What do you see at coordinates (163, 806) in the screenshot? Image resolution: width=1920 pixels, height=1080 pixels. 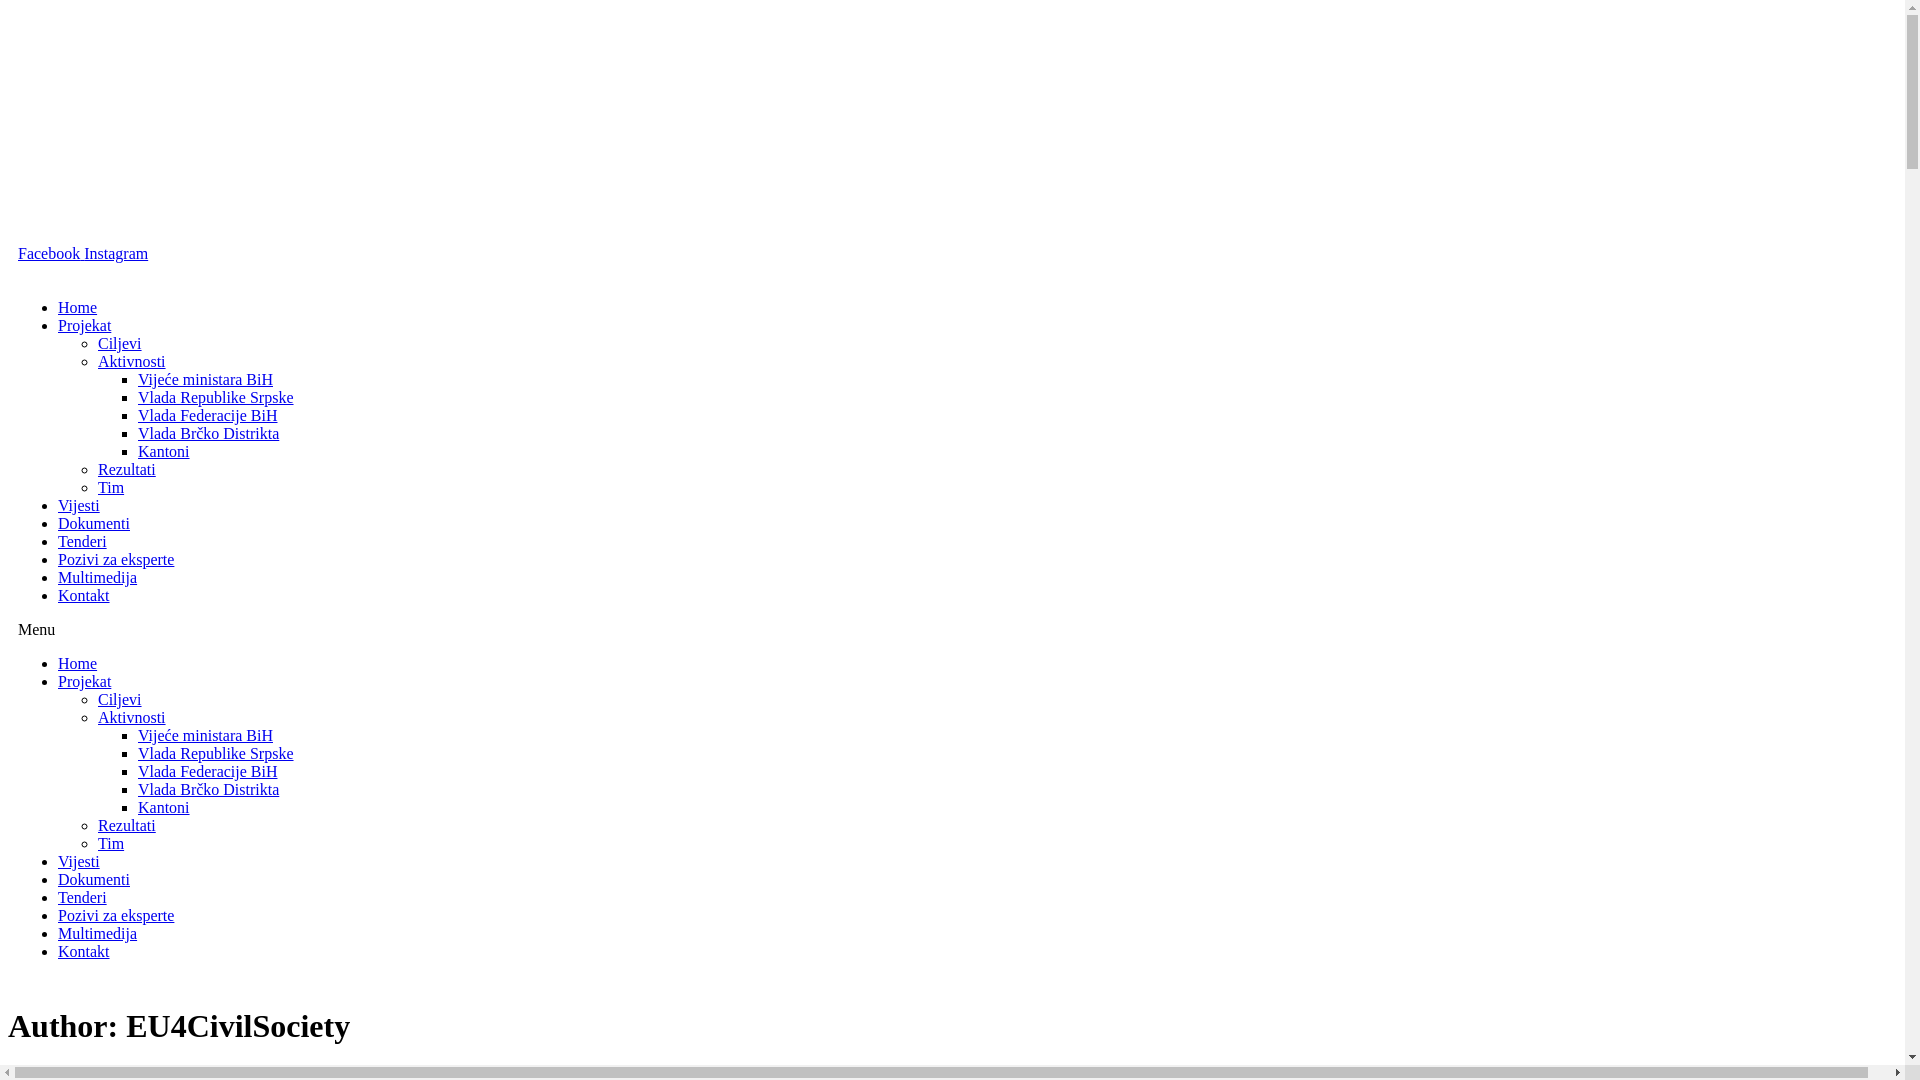 I see `'Kantoni'` at bounding box center [163, 806].